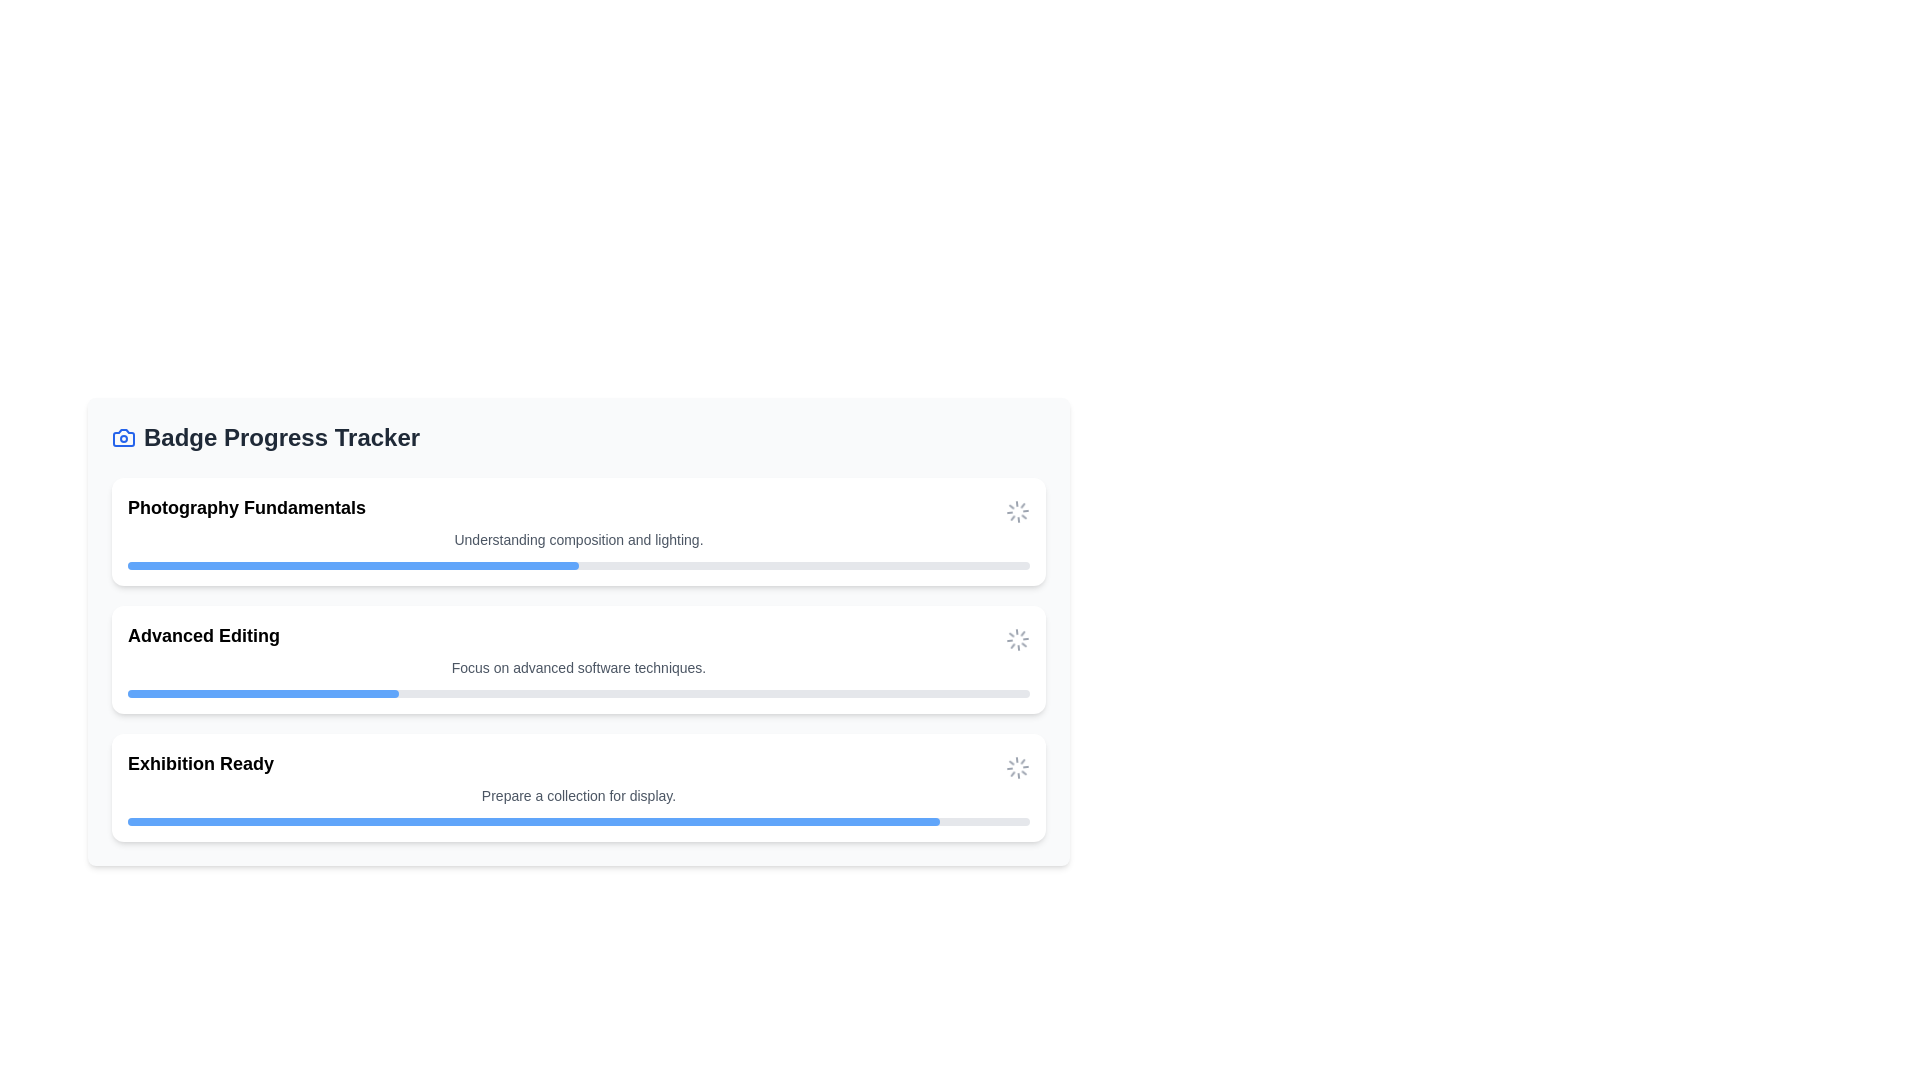 The height and width of the screenshot is (1080, 1920). What do you see at coordinates (1017, 766) in the screenshot?
I see `the spinning loader icon located to the far right of the text 'Exhibition Ready', which indicates ongoing activity` at bounding box center [1017, 766].